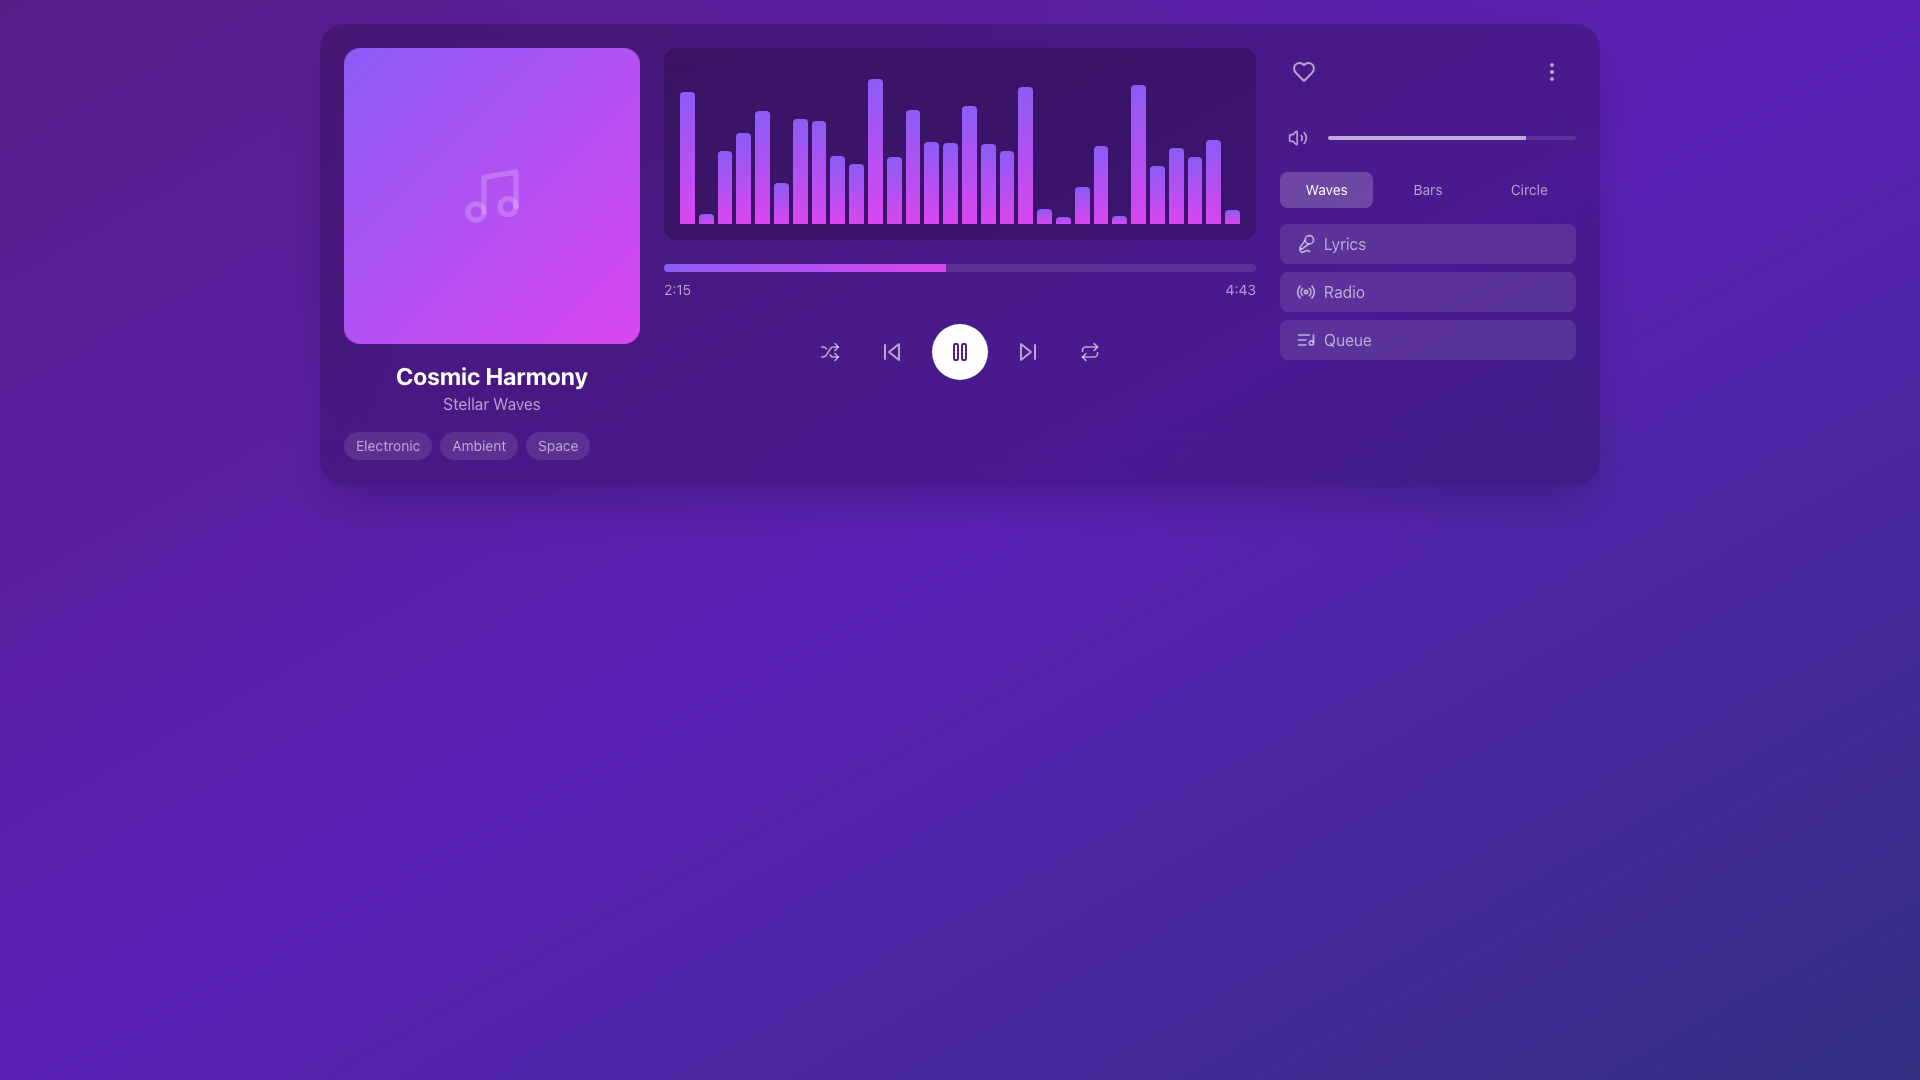  Describe the element at coordinates (717, 266) in the screenshot. I see `the progress bar value` at that location.